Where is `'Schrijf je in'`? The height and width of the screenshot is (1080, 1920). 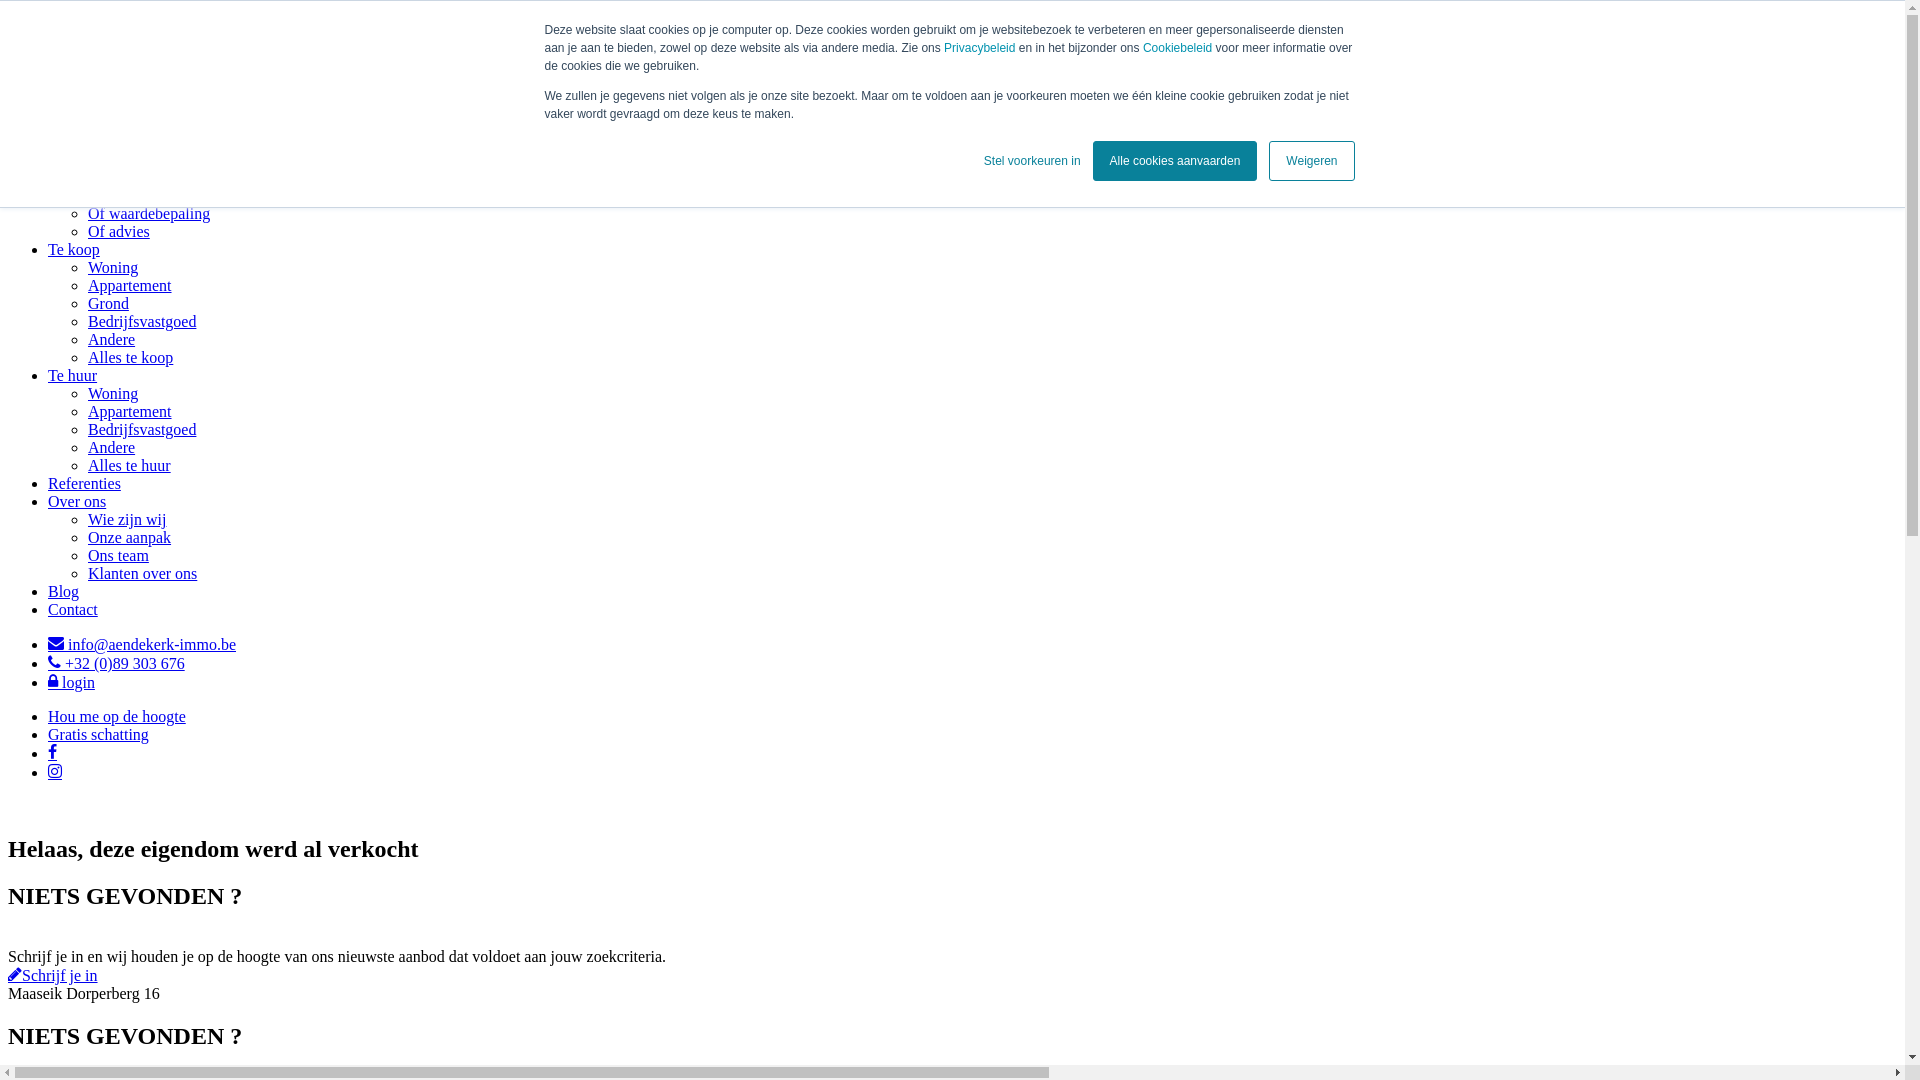
'Schrijf je in' is located at coordinates (52, 974).